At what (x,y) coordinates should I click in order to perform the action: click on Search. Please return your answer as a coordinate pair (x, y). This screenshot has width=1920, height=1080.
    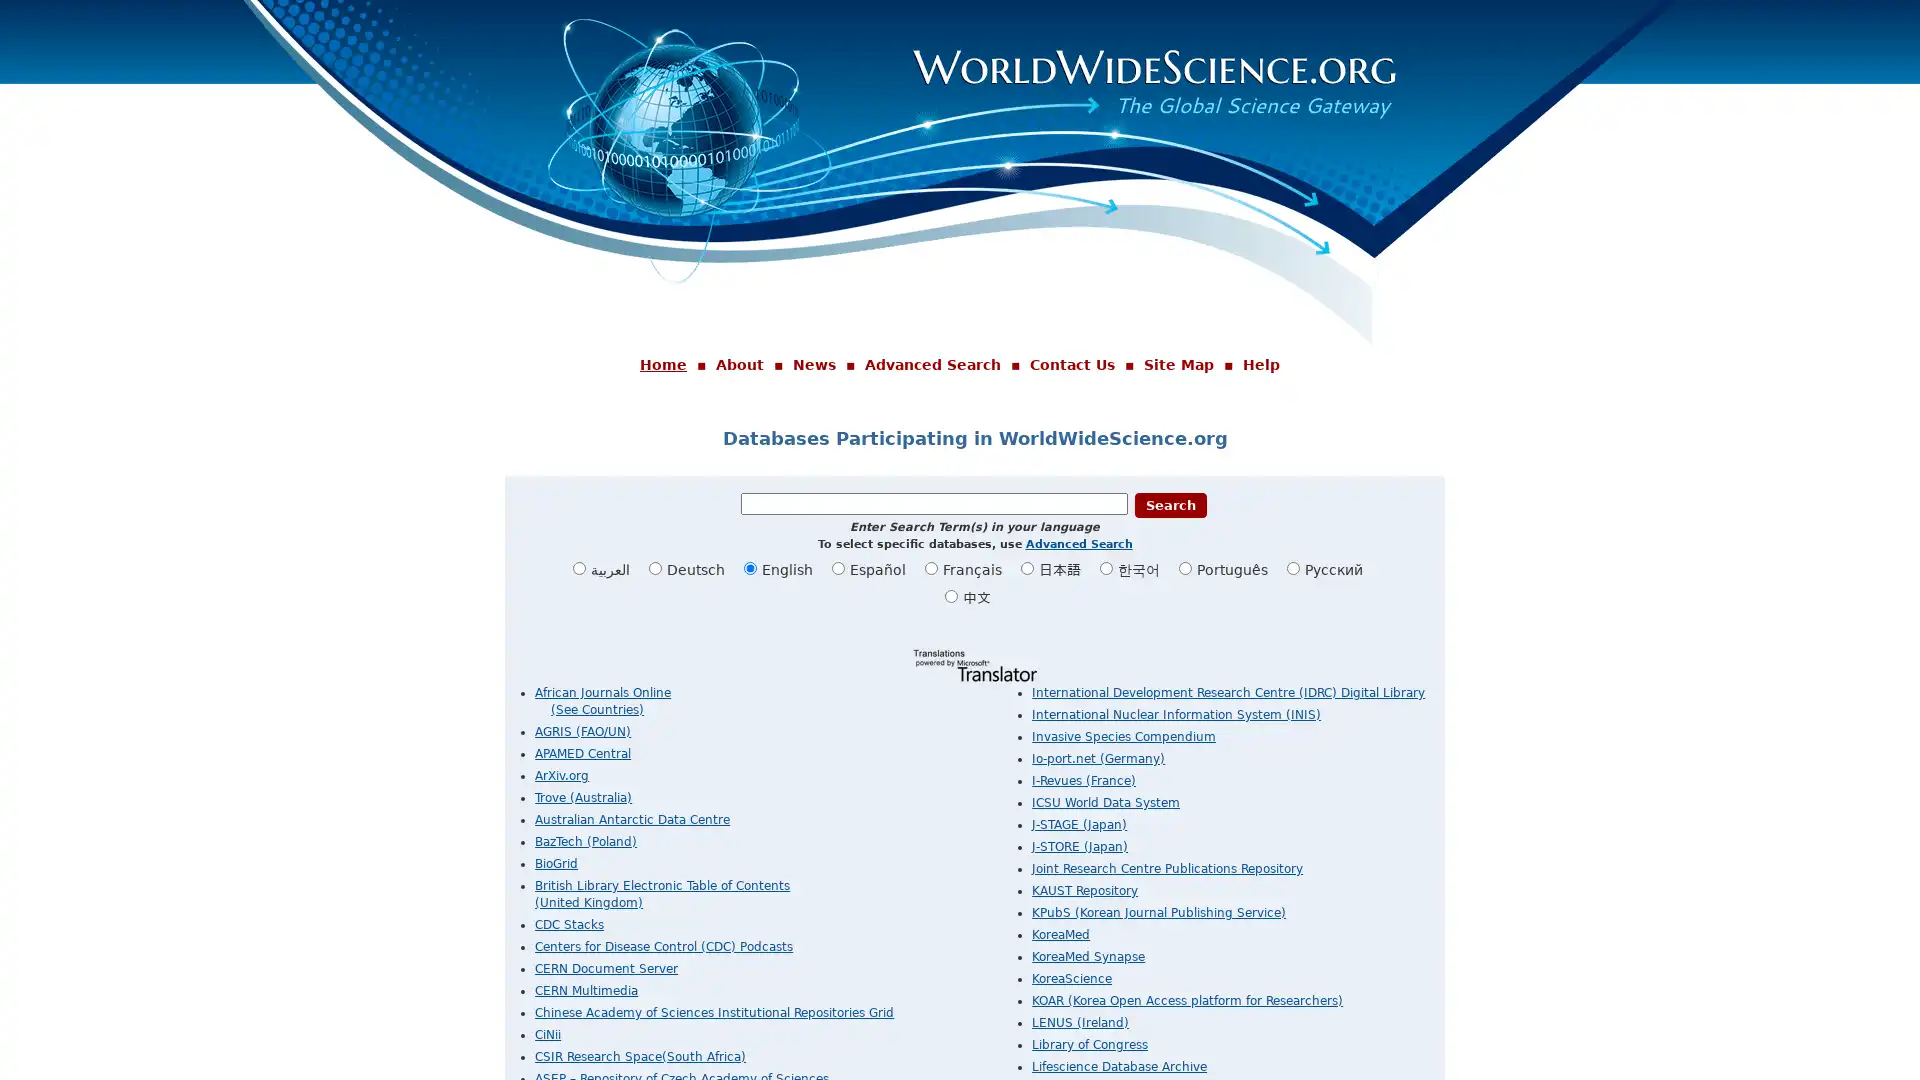
    Looking at the image, I should click on (1170, 503).